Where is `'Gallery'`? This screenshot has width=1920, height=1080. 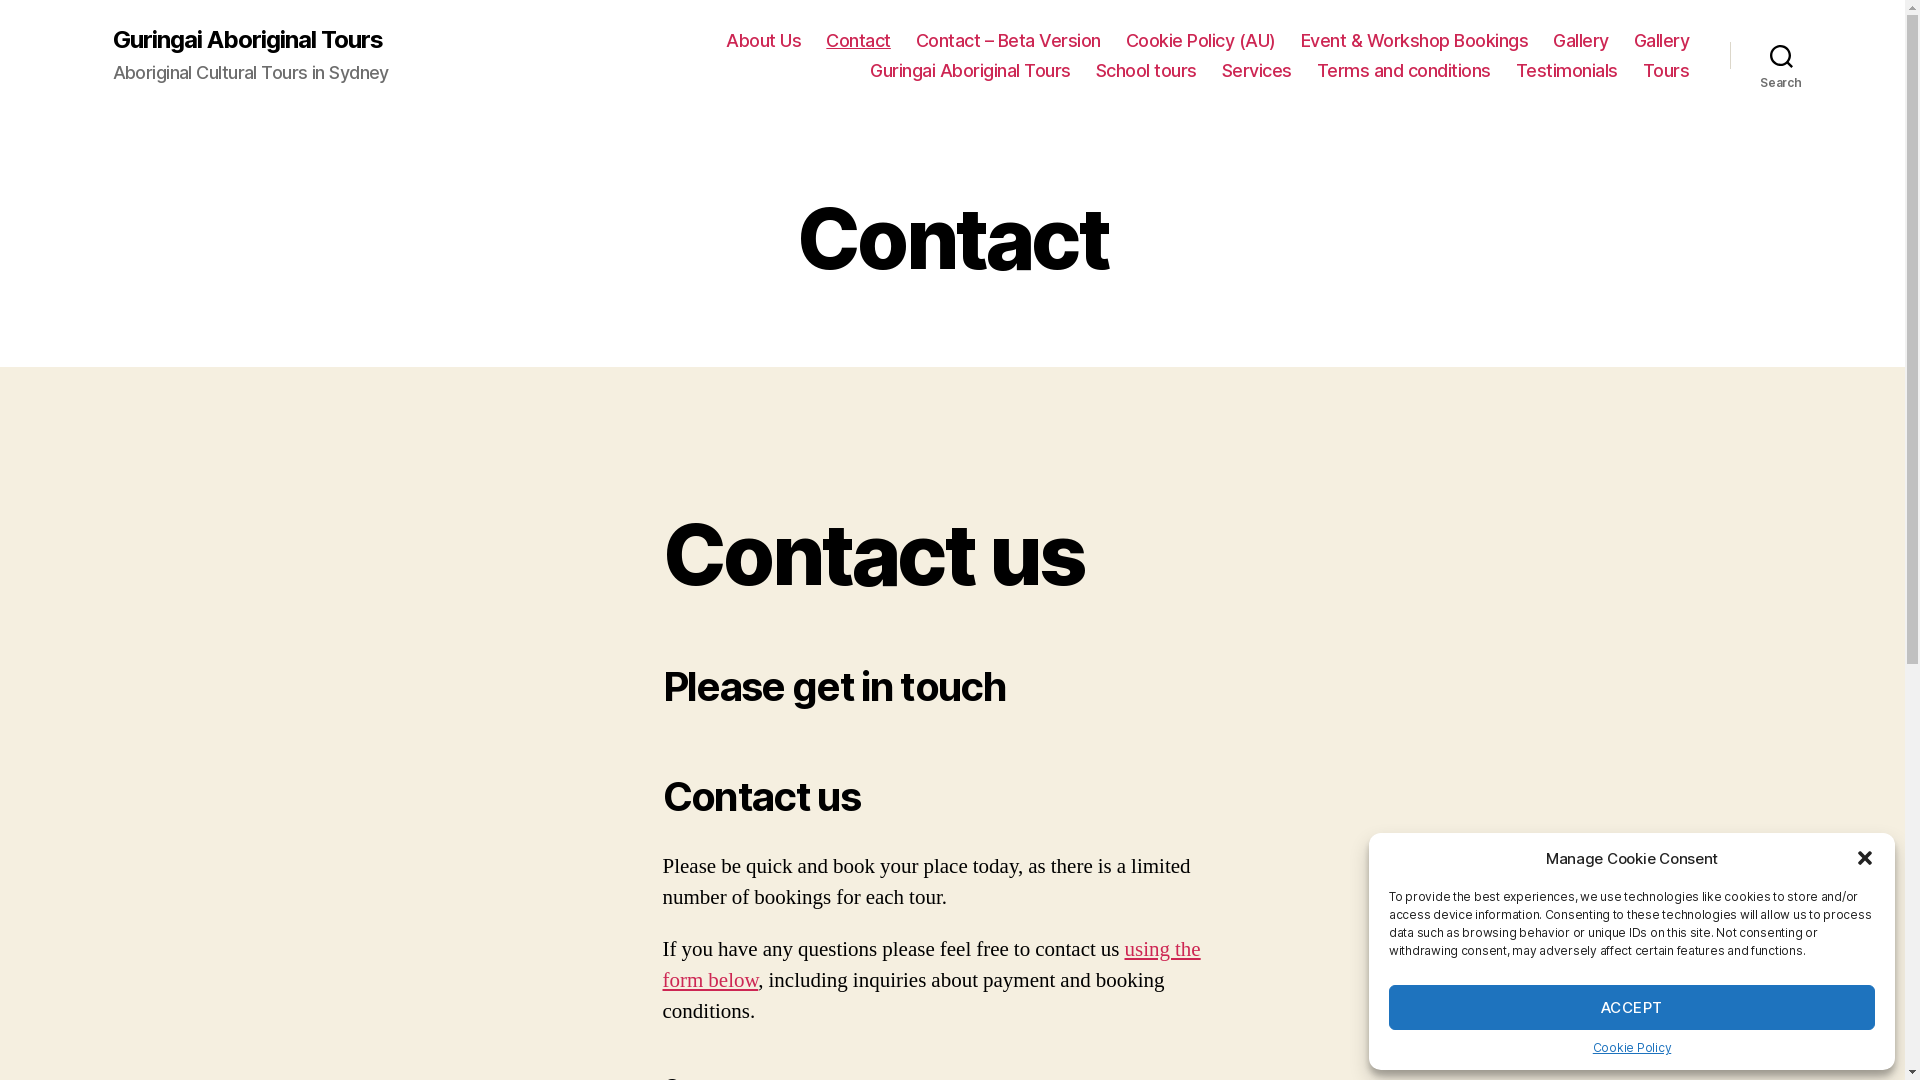
'Gallery' is located at coordinates (1579, 41).